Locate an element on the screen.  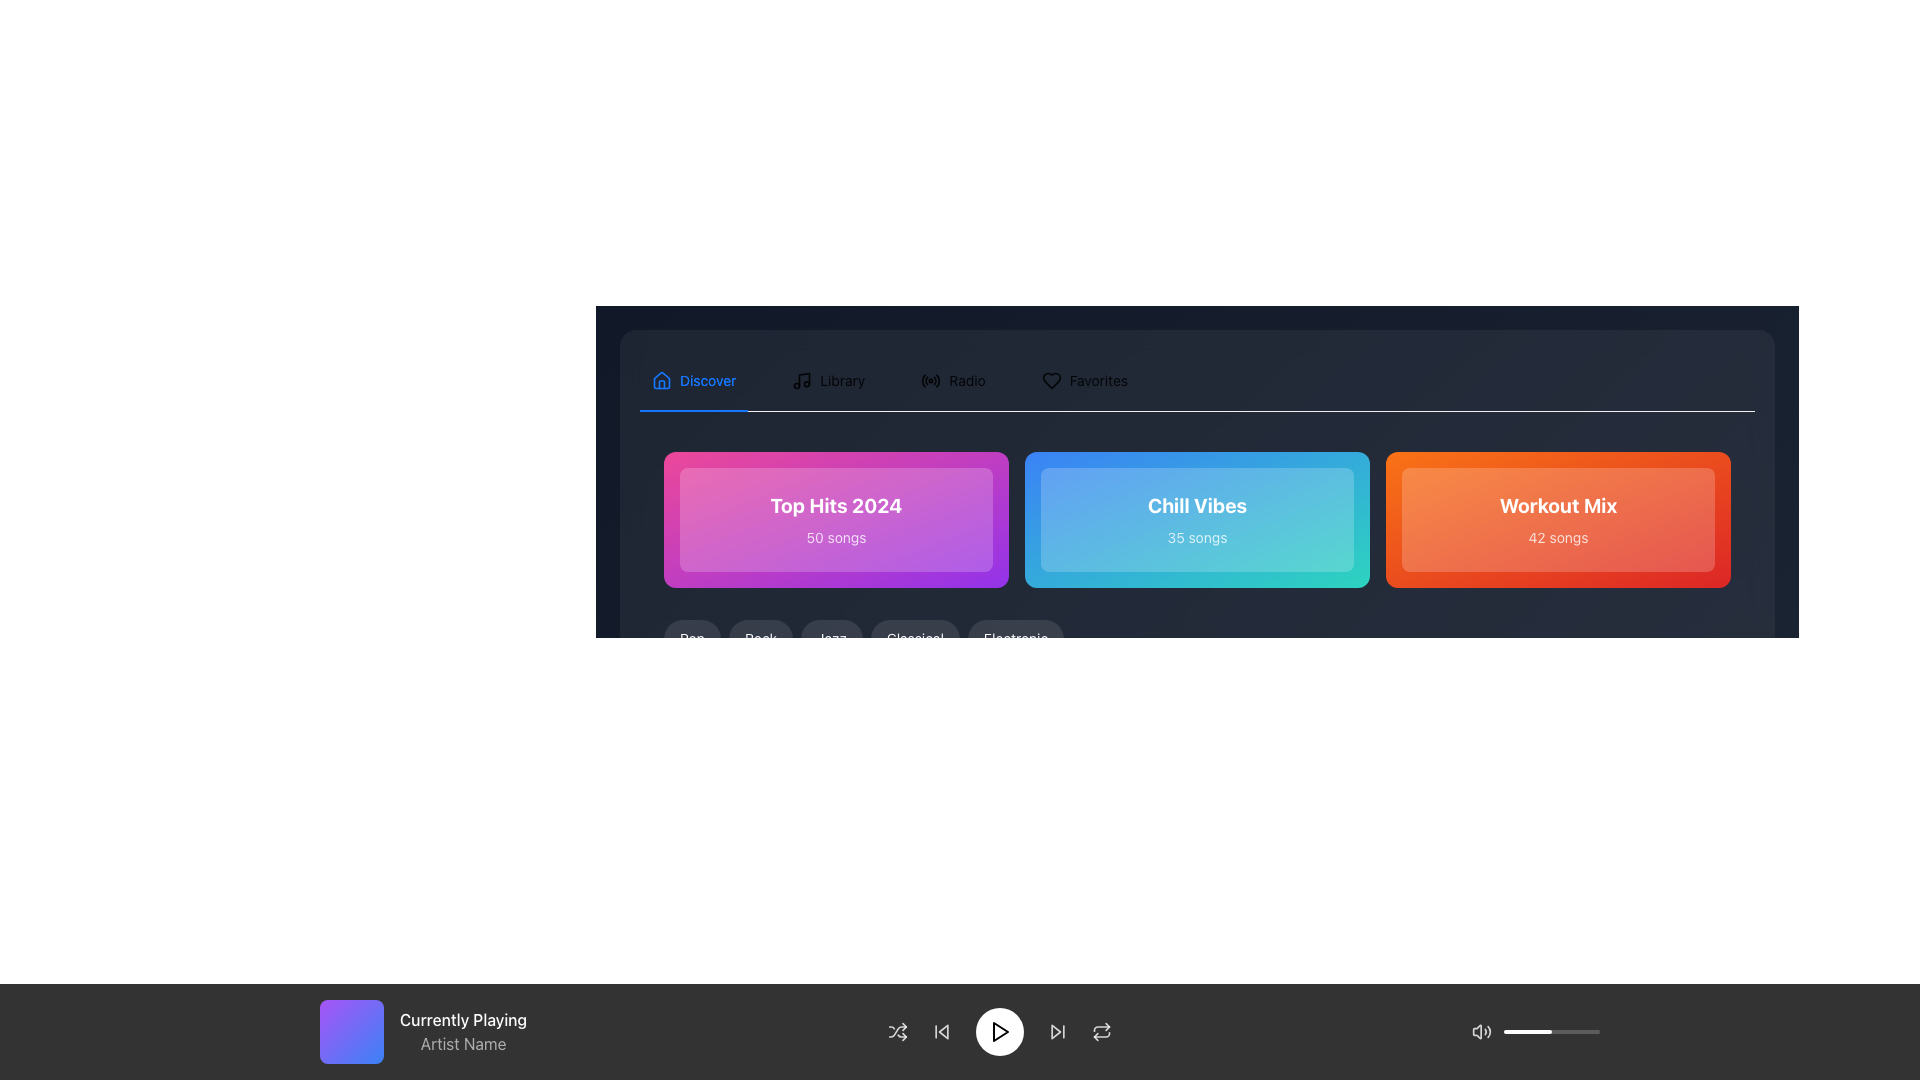
the shuffle playback button located in the bottom navigation bar is located at coordinates (896, 1032).